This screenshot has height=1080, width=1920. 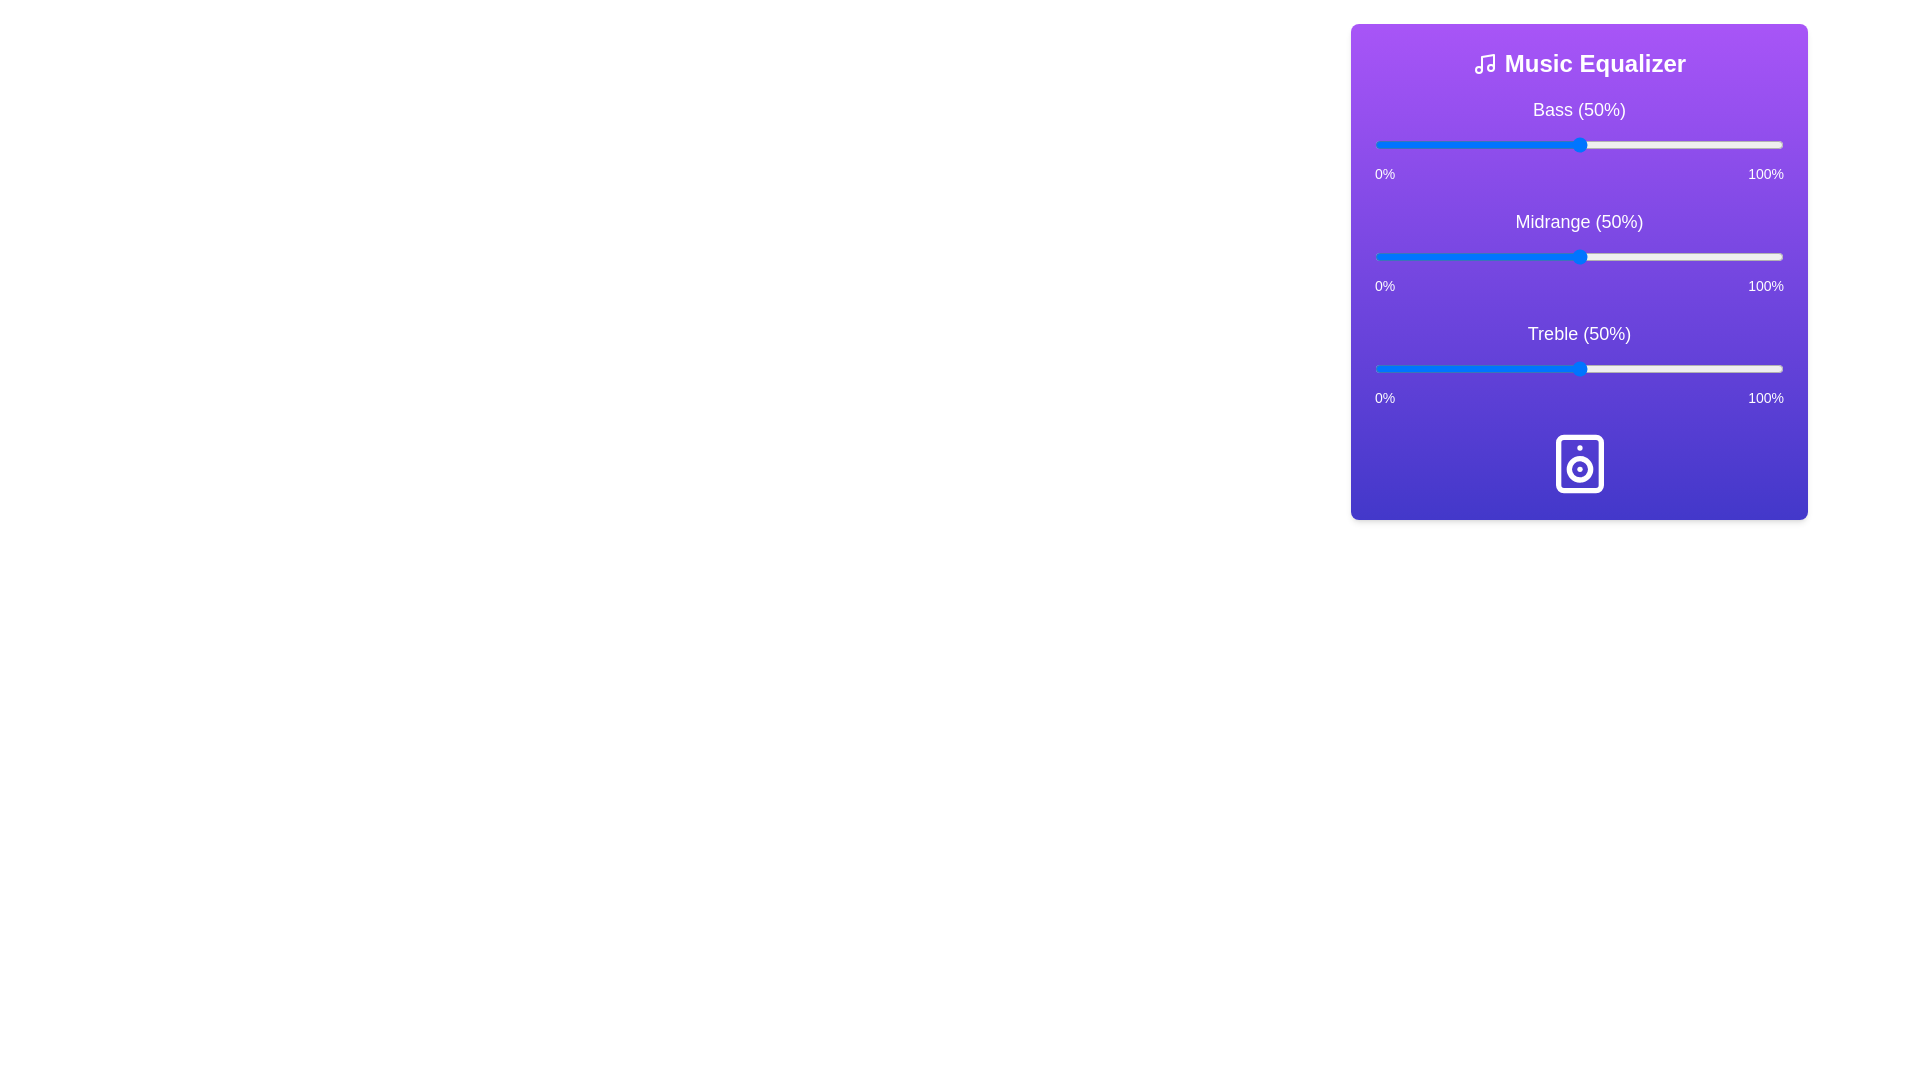 What do you see at coordinates (1636, 256) in the screenshot?
I see `the midrange level to 64% using the slider` at bounding box center [1636, 256].